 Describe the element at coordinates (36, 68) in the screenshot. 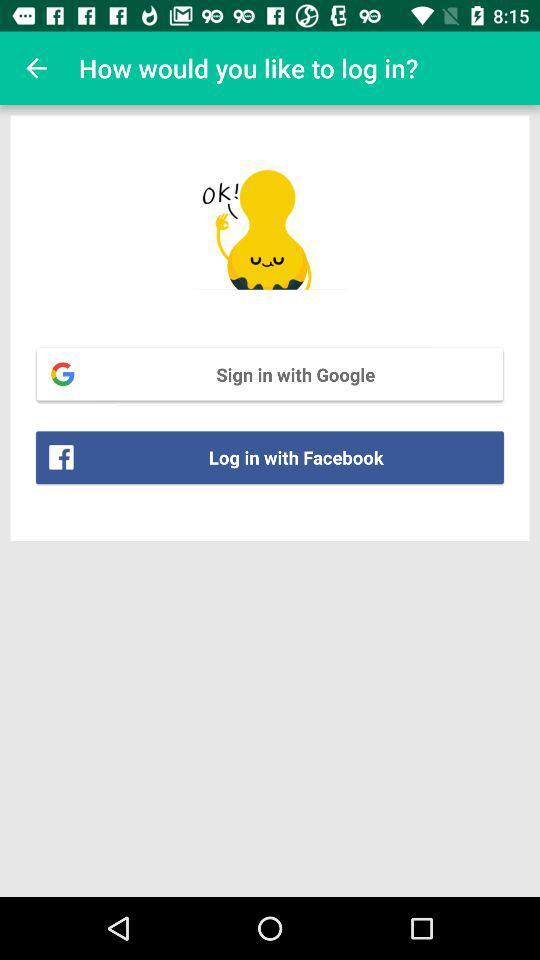

I see `icon at the top left corner` at that location.